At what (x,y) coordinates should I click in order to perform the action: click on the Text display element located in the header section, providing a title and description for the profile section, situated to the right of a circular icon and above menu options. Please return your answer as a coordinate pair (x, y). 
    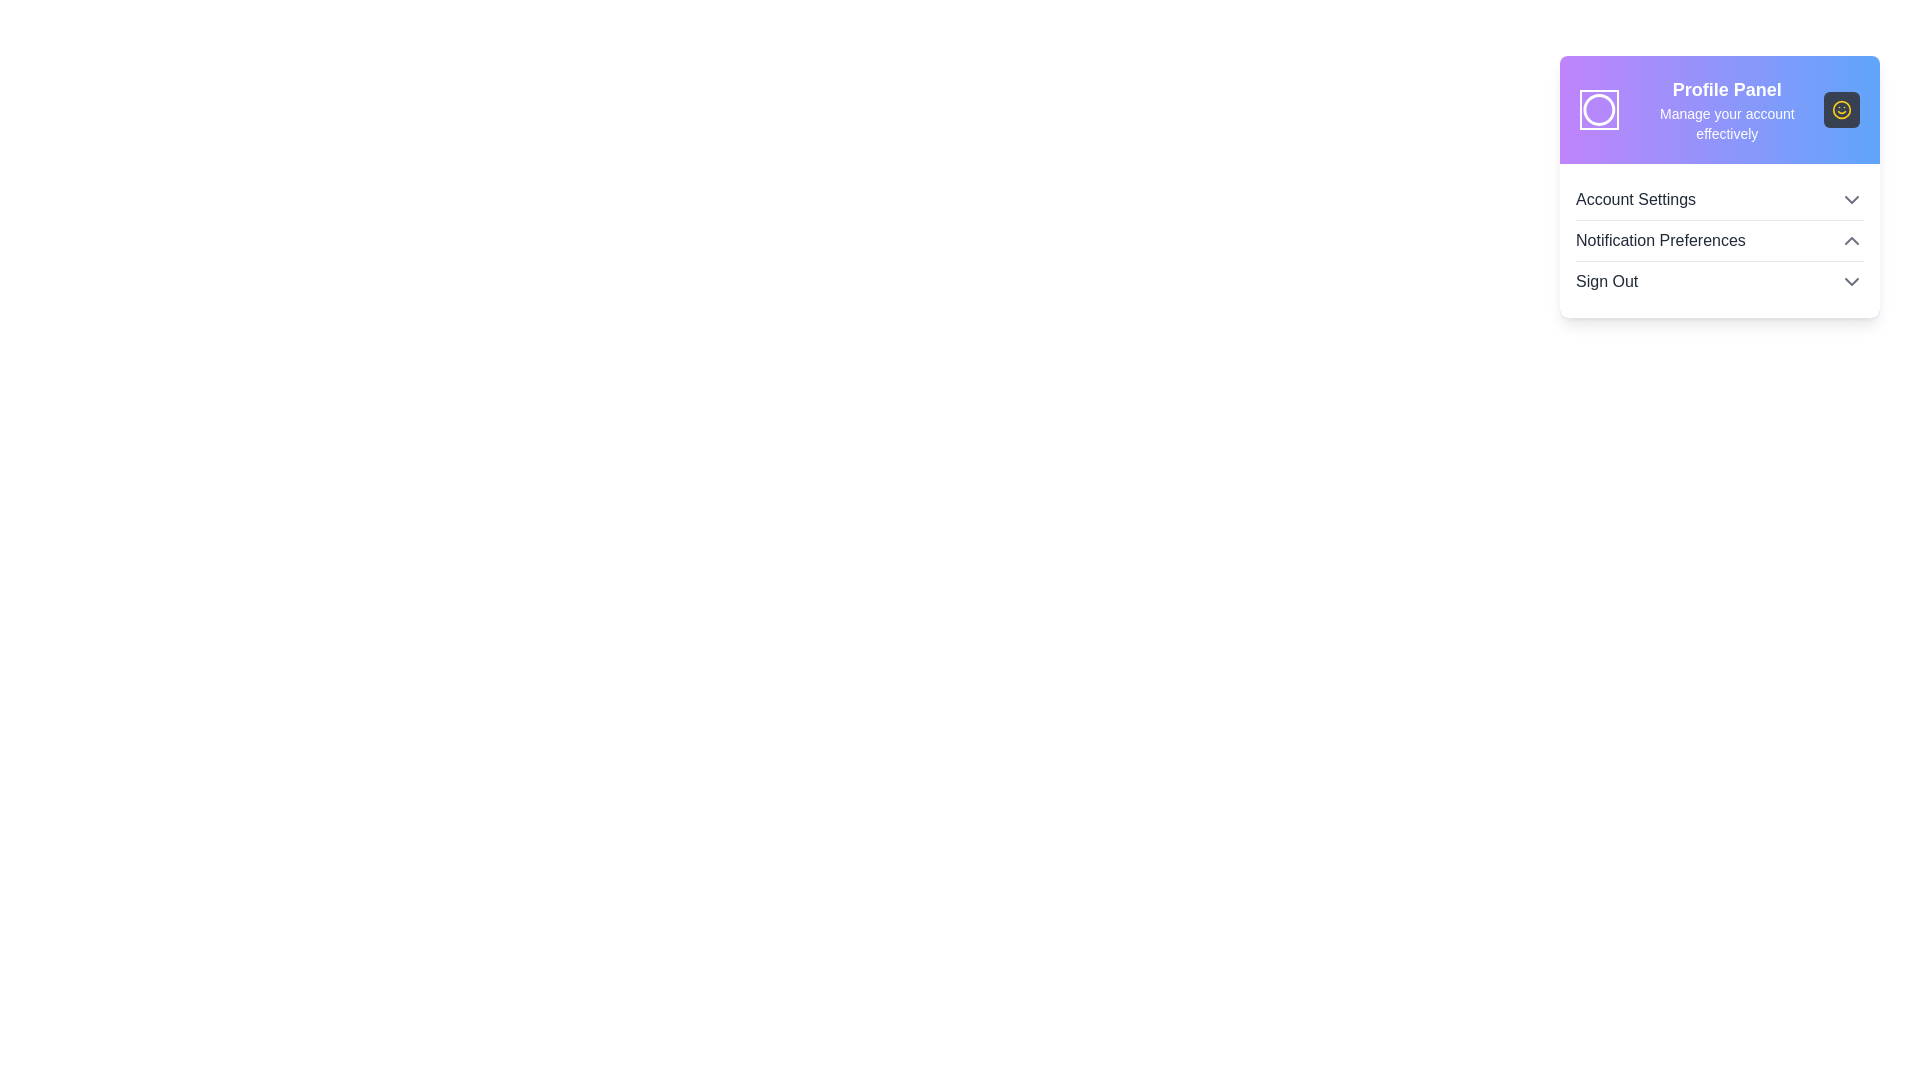
    Looking at the image, I should click on (1726, 110).